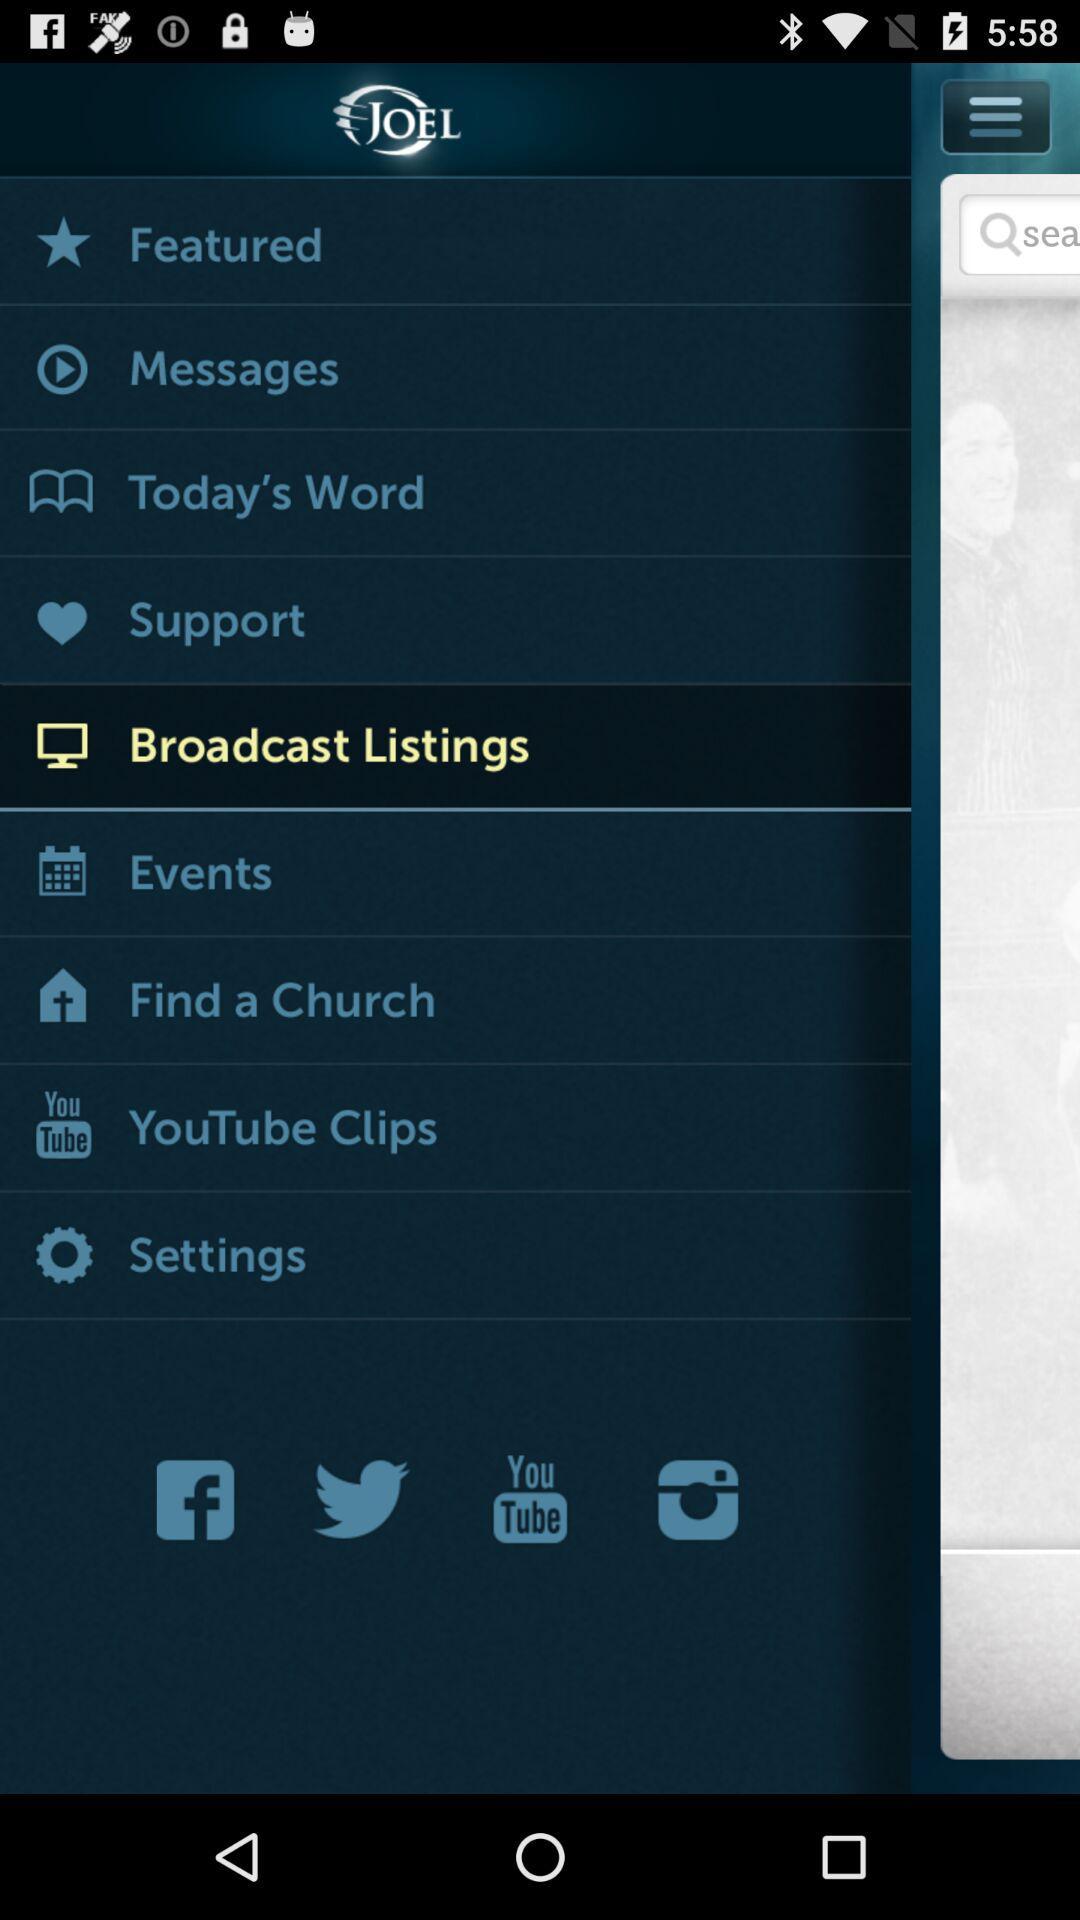  What do you see at coordinates (455, 746) in the screenshot?
I see `broadcast listings` at bounding box center [455, 746].